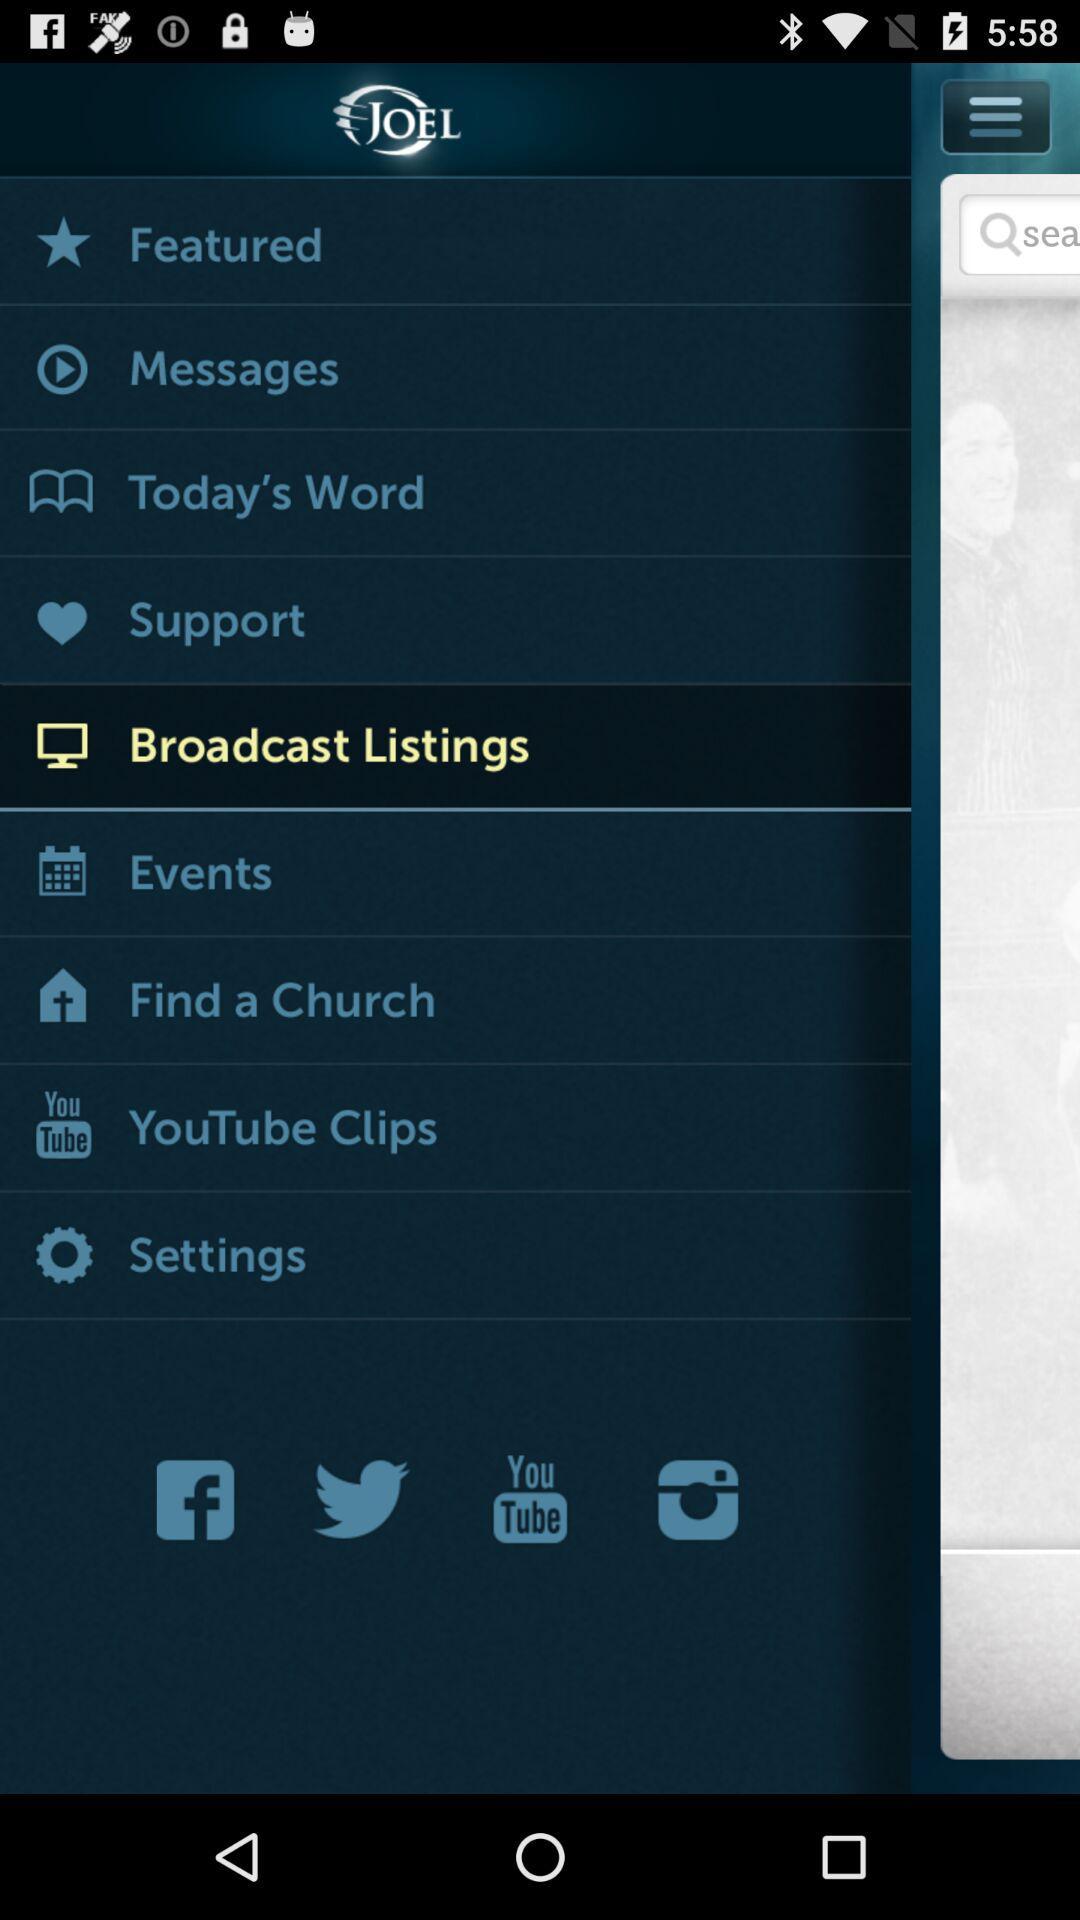  What do you see at coordinates (455, 746) in the screenshot?
I see `broadcast listings` at bounding box center [455, 746].